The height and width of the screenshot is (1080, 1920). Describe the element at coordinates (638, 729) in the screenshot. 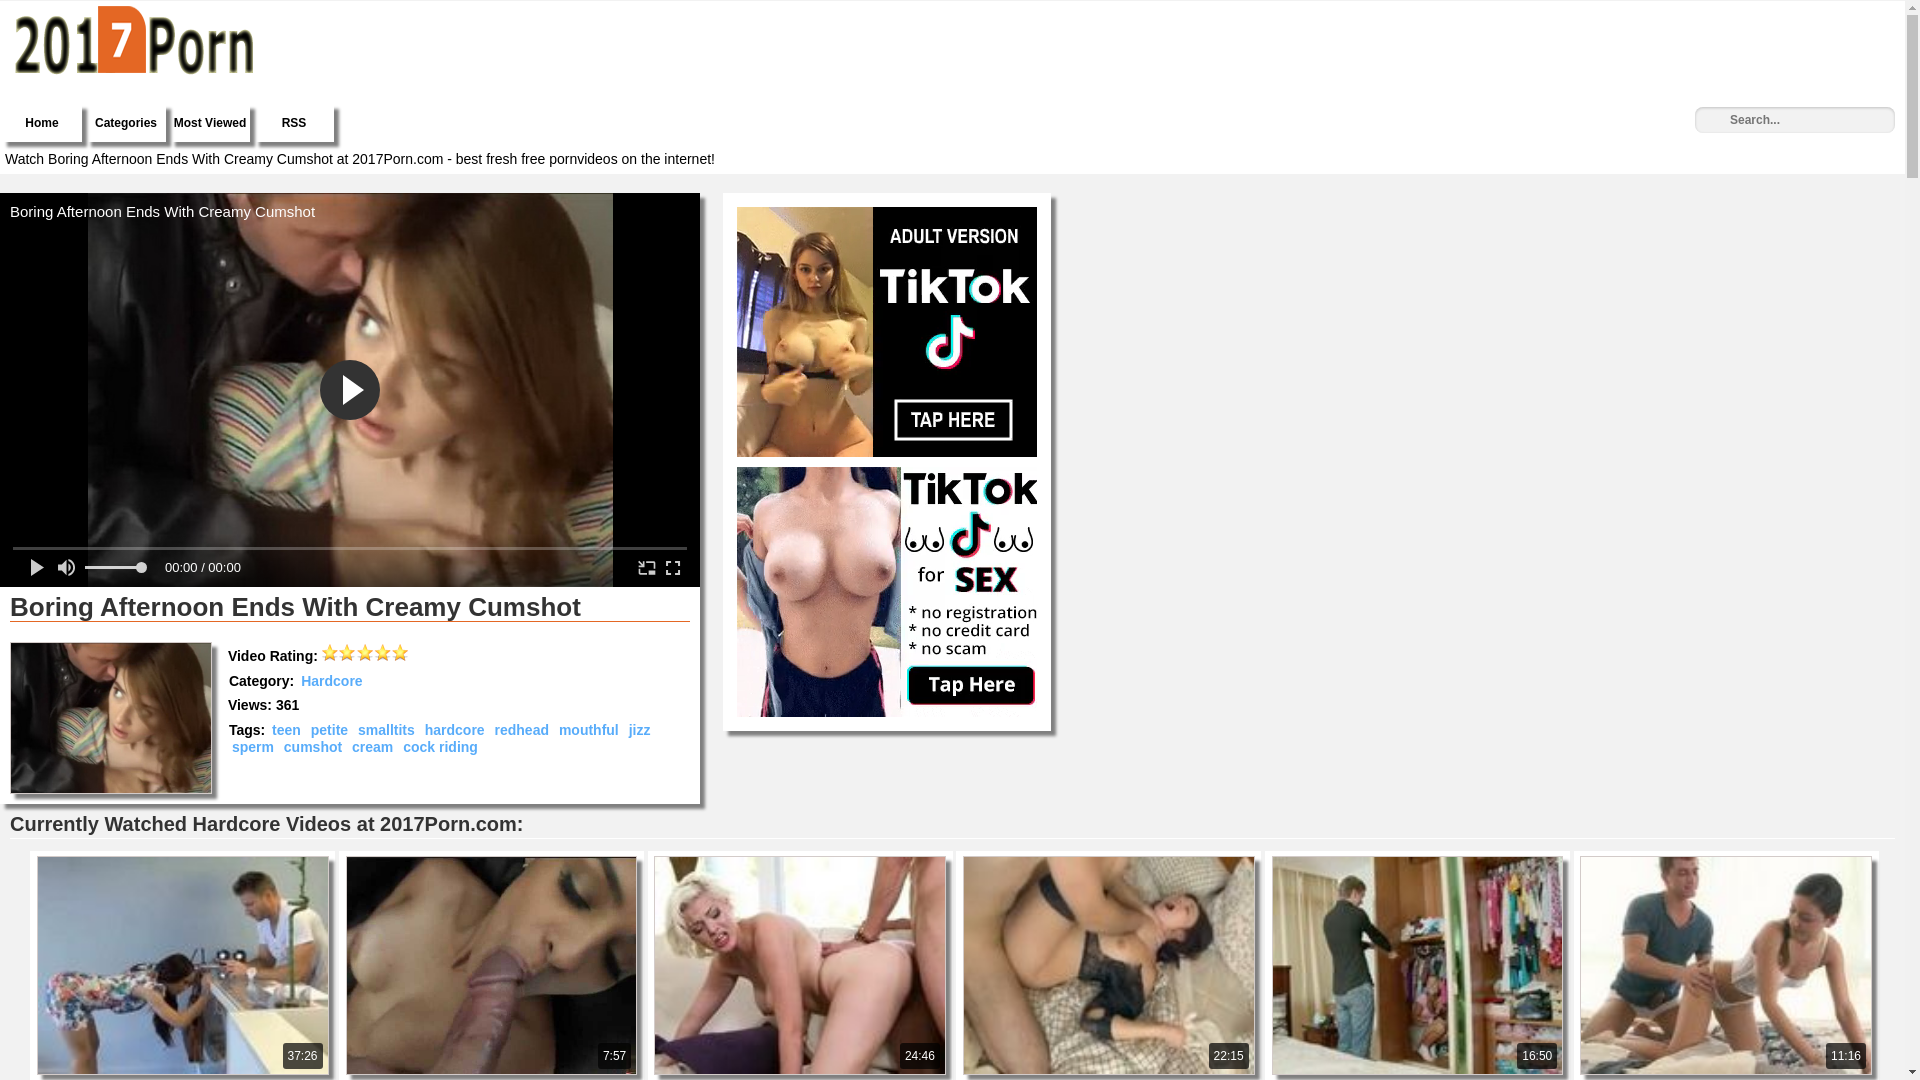

I see `'jizz'` at that location.